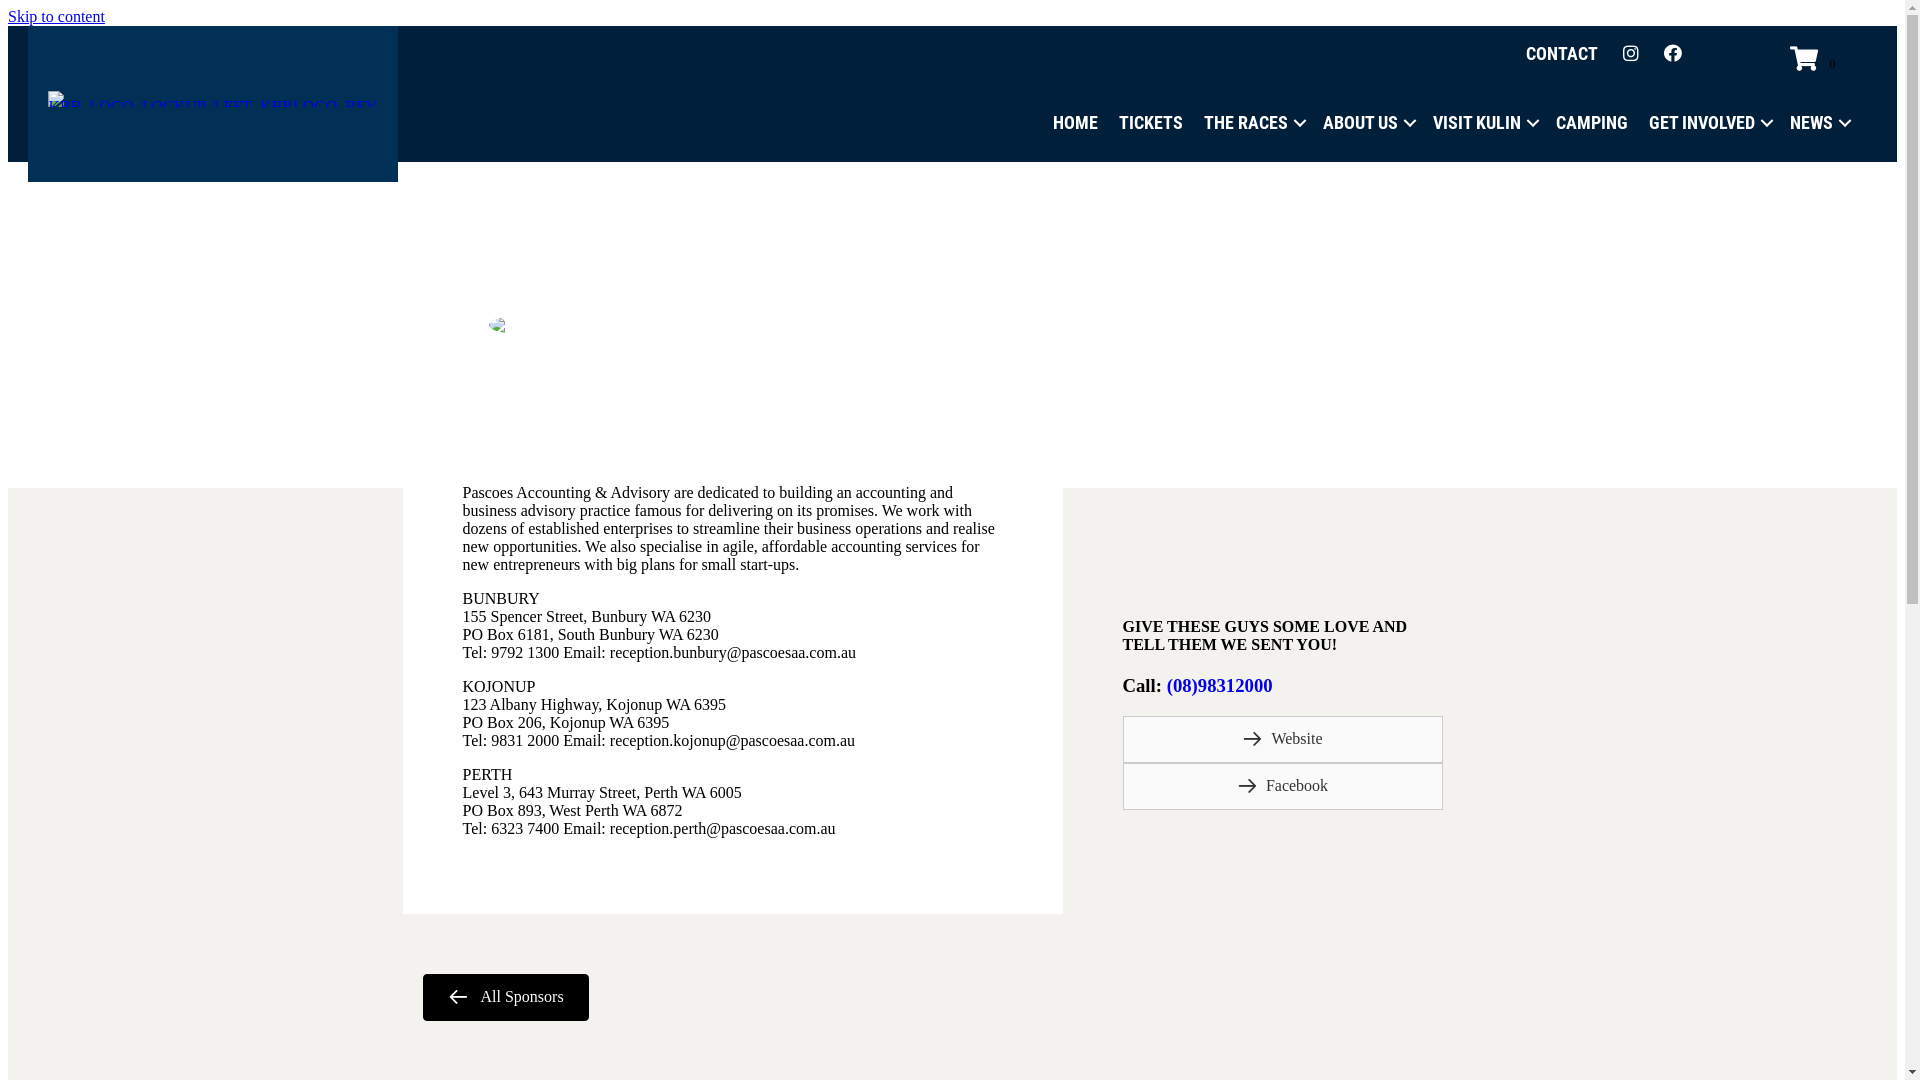 Image resolution: width=1920 pixels, height=1080 pixels. Describe the element at coordinates (1107, 123) in the screenshot. I see `'TICKETS'` at that location.